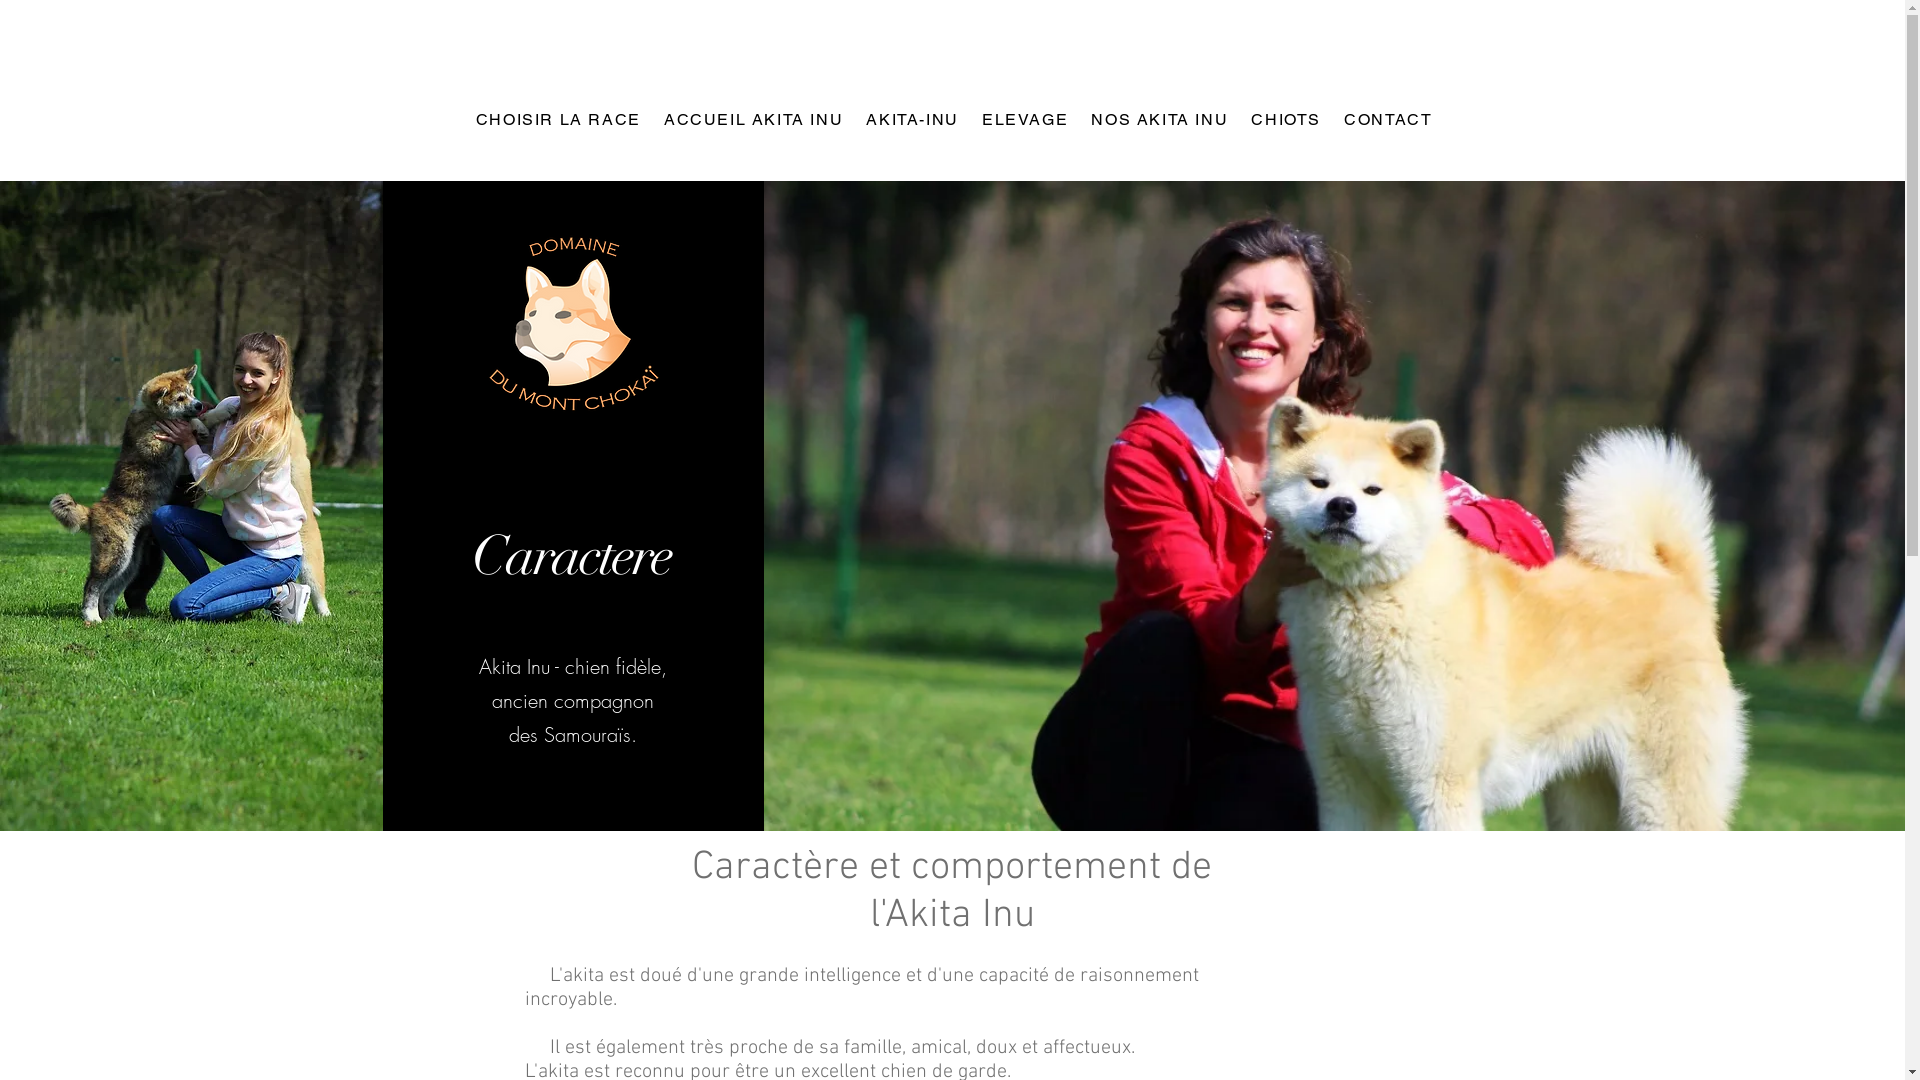 This screenshot has height=1080, width=1920. What do you see at coordinates (1023, 120) in the screenshot?
I see `'ELEVAGE'` at bounding box center [1023, 120].